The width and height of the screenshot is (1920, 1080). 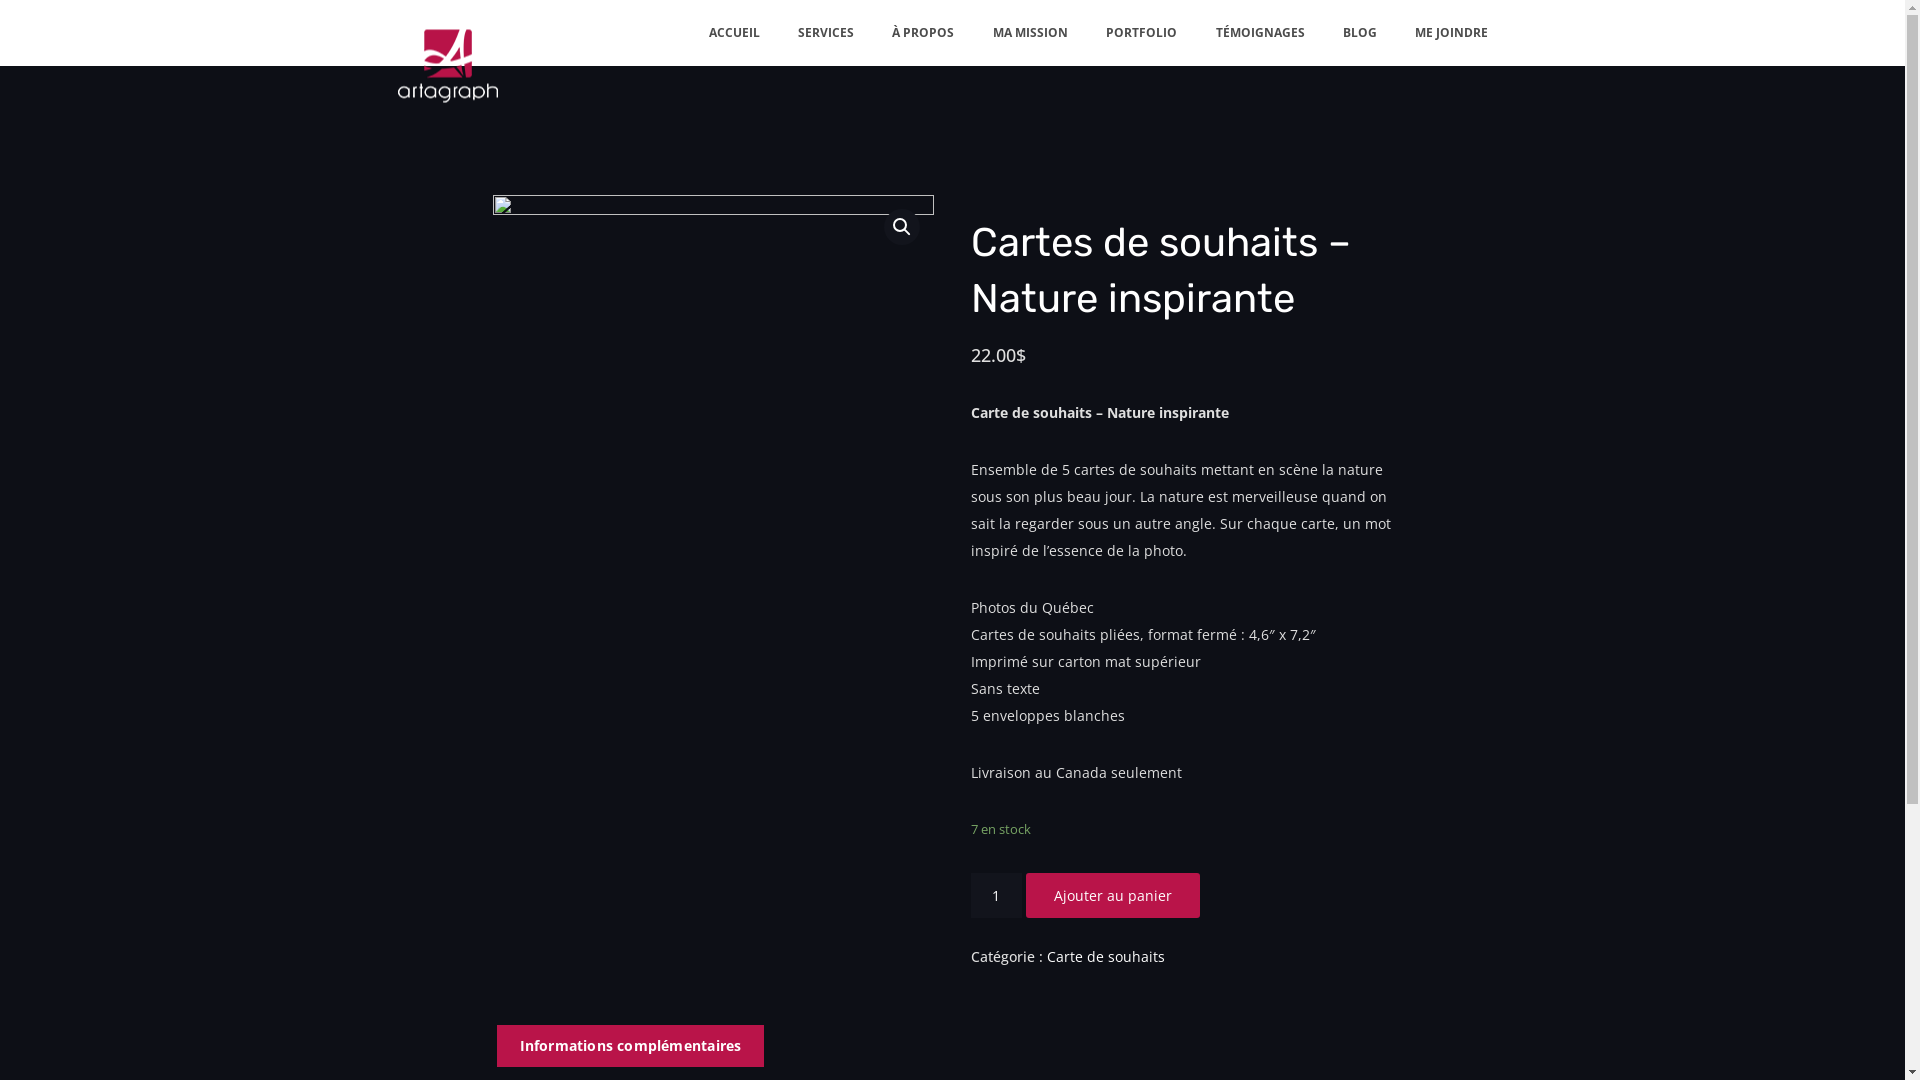 What do you see at coordinates (713, 414) in the screenshot?
I see `'artagraph-cartes-72 dpi'` at bounding box center [713, 414].